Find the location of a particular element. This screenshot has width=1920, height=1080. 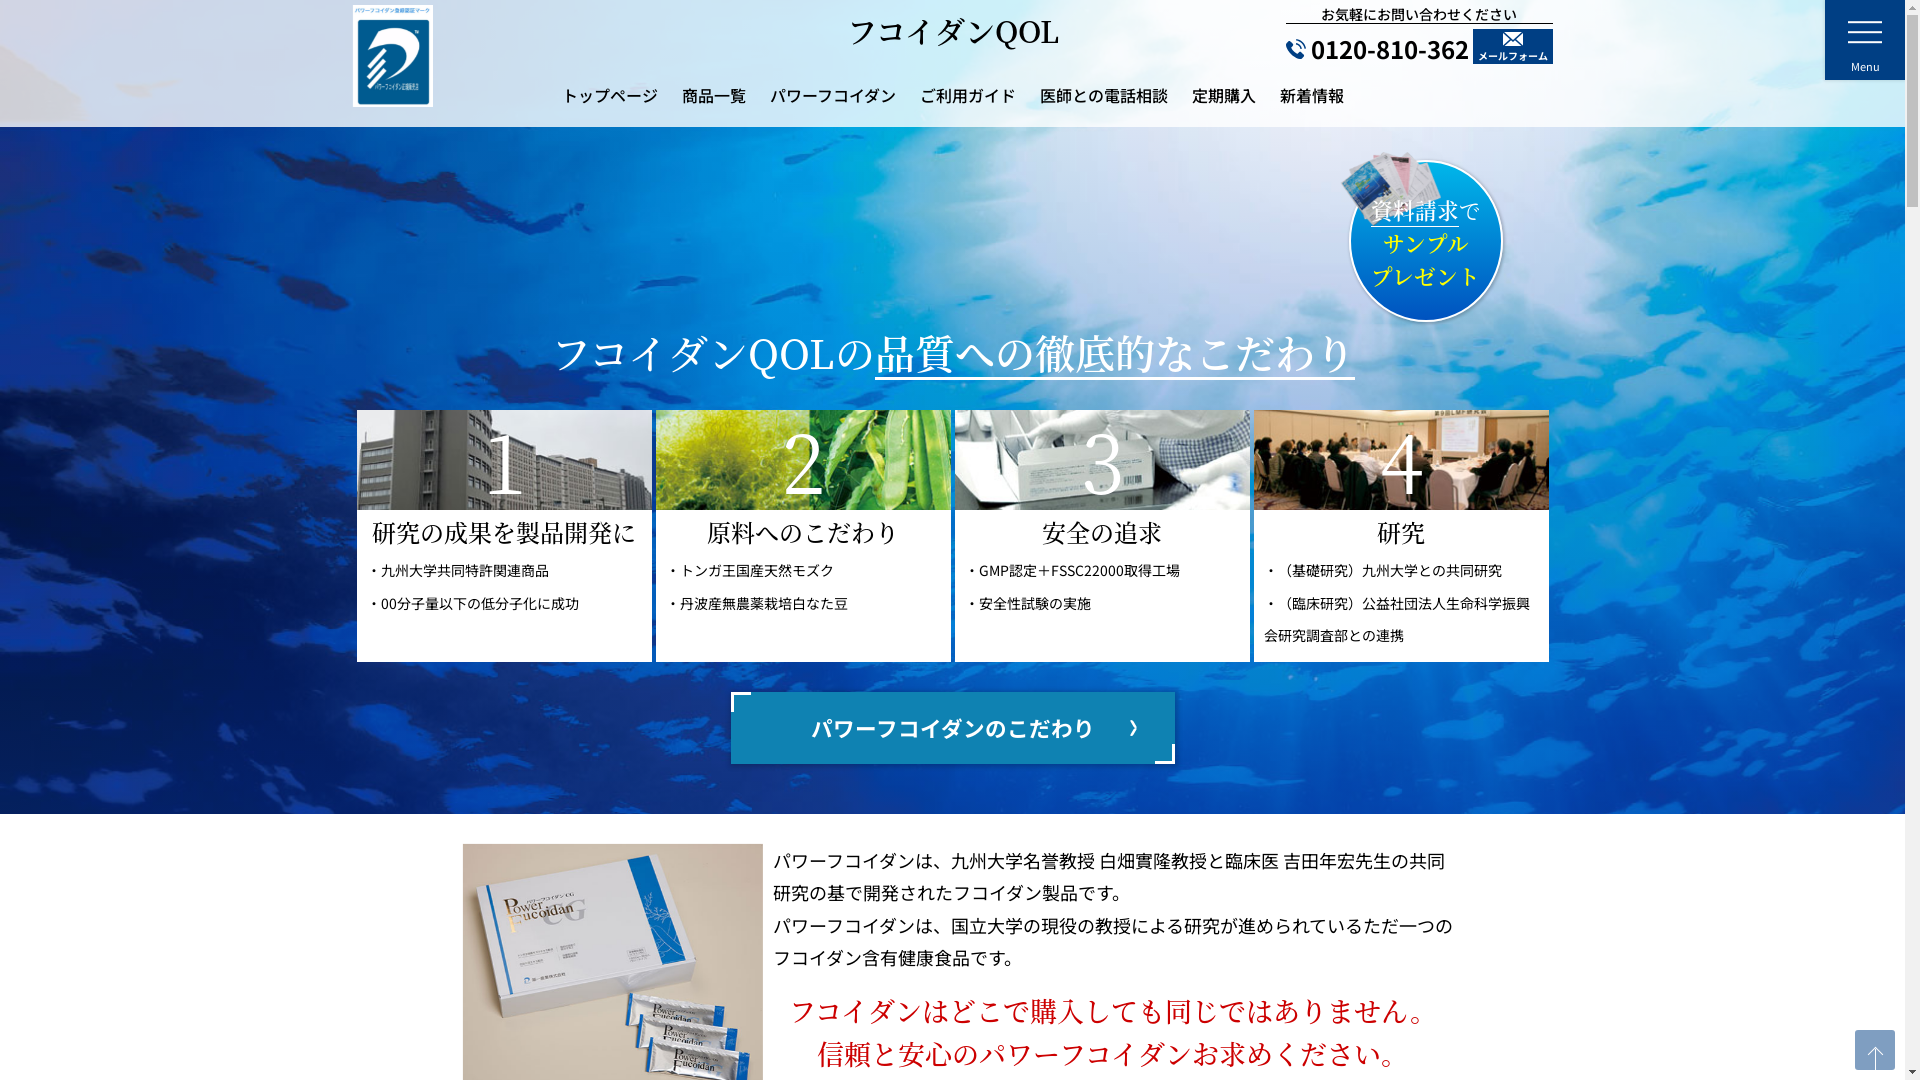

'0120-810-362' is located at coordinates (1376, 48).